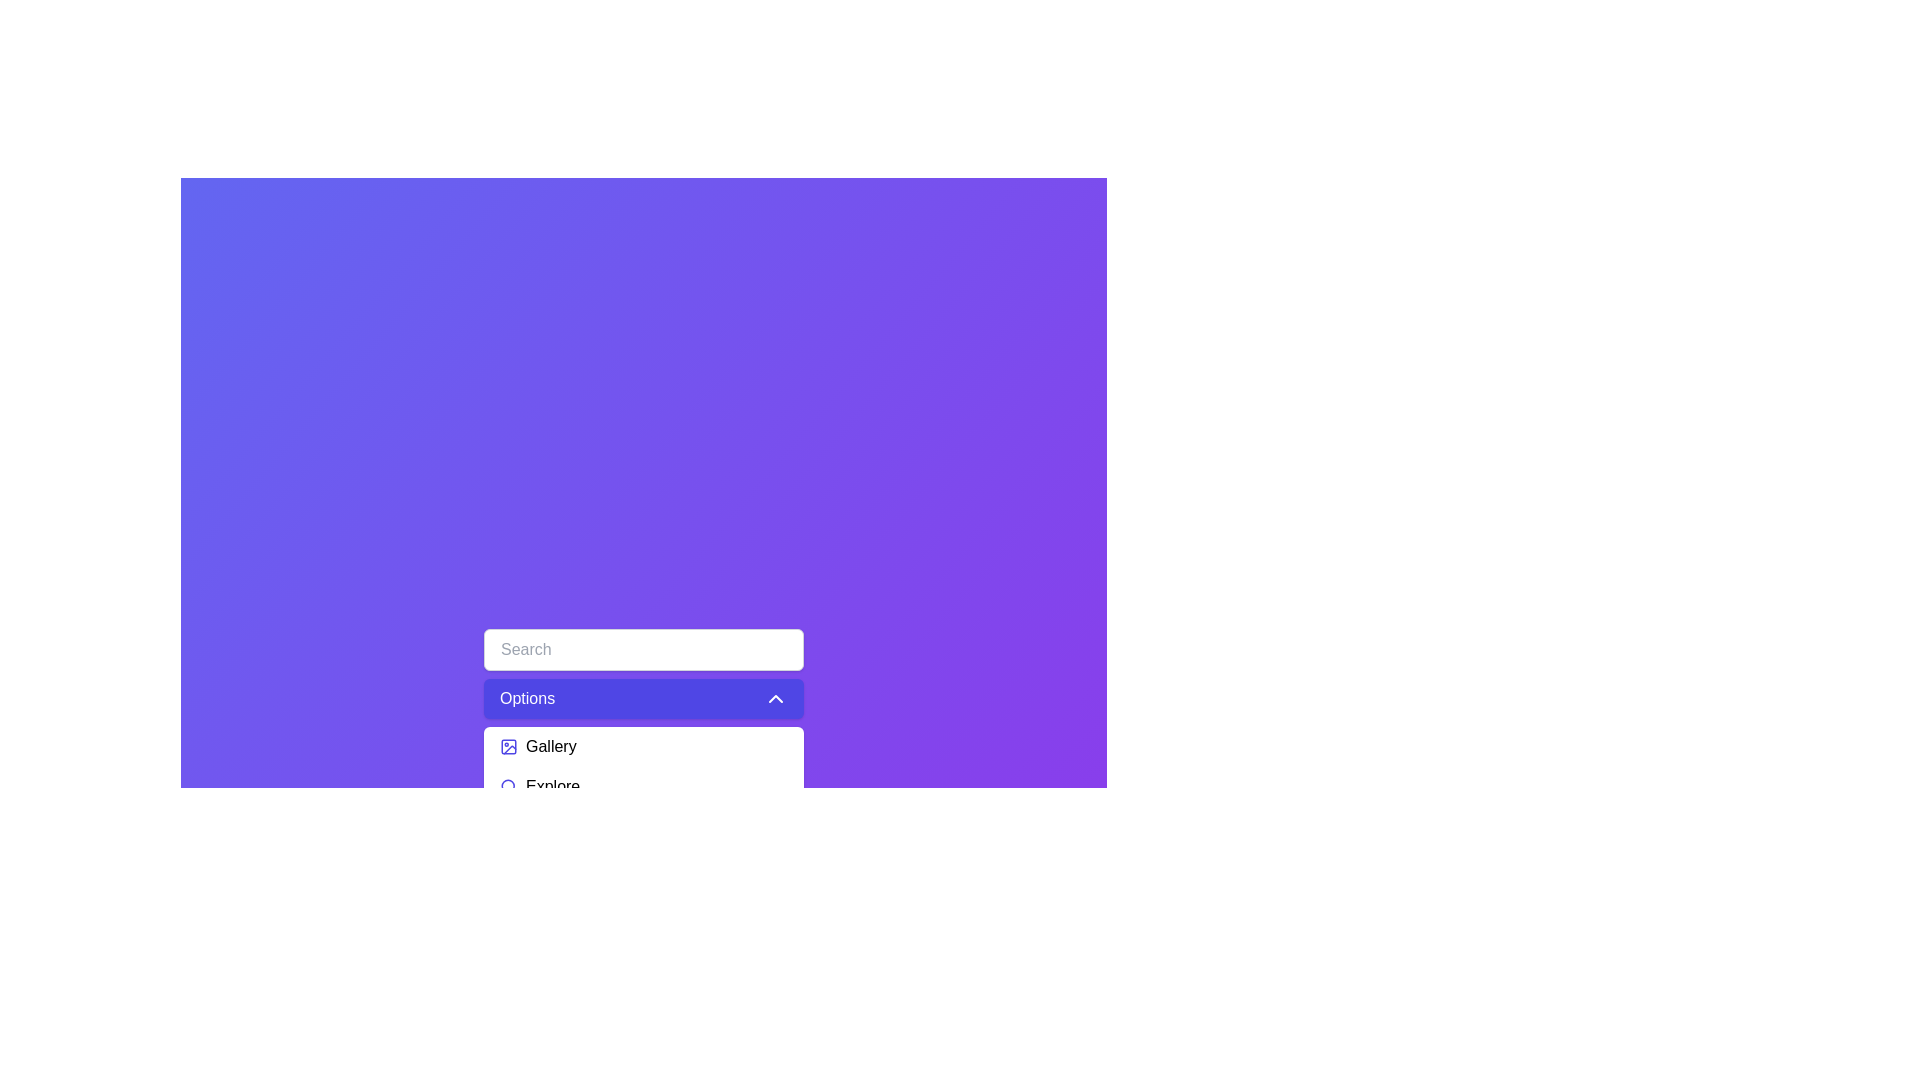 Image resolution: width=1920 pixels, height=1080 pixels. I want to click on the 'Explore' option in the menu, so click(643, 785).